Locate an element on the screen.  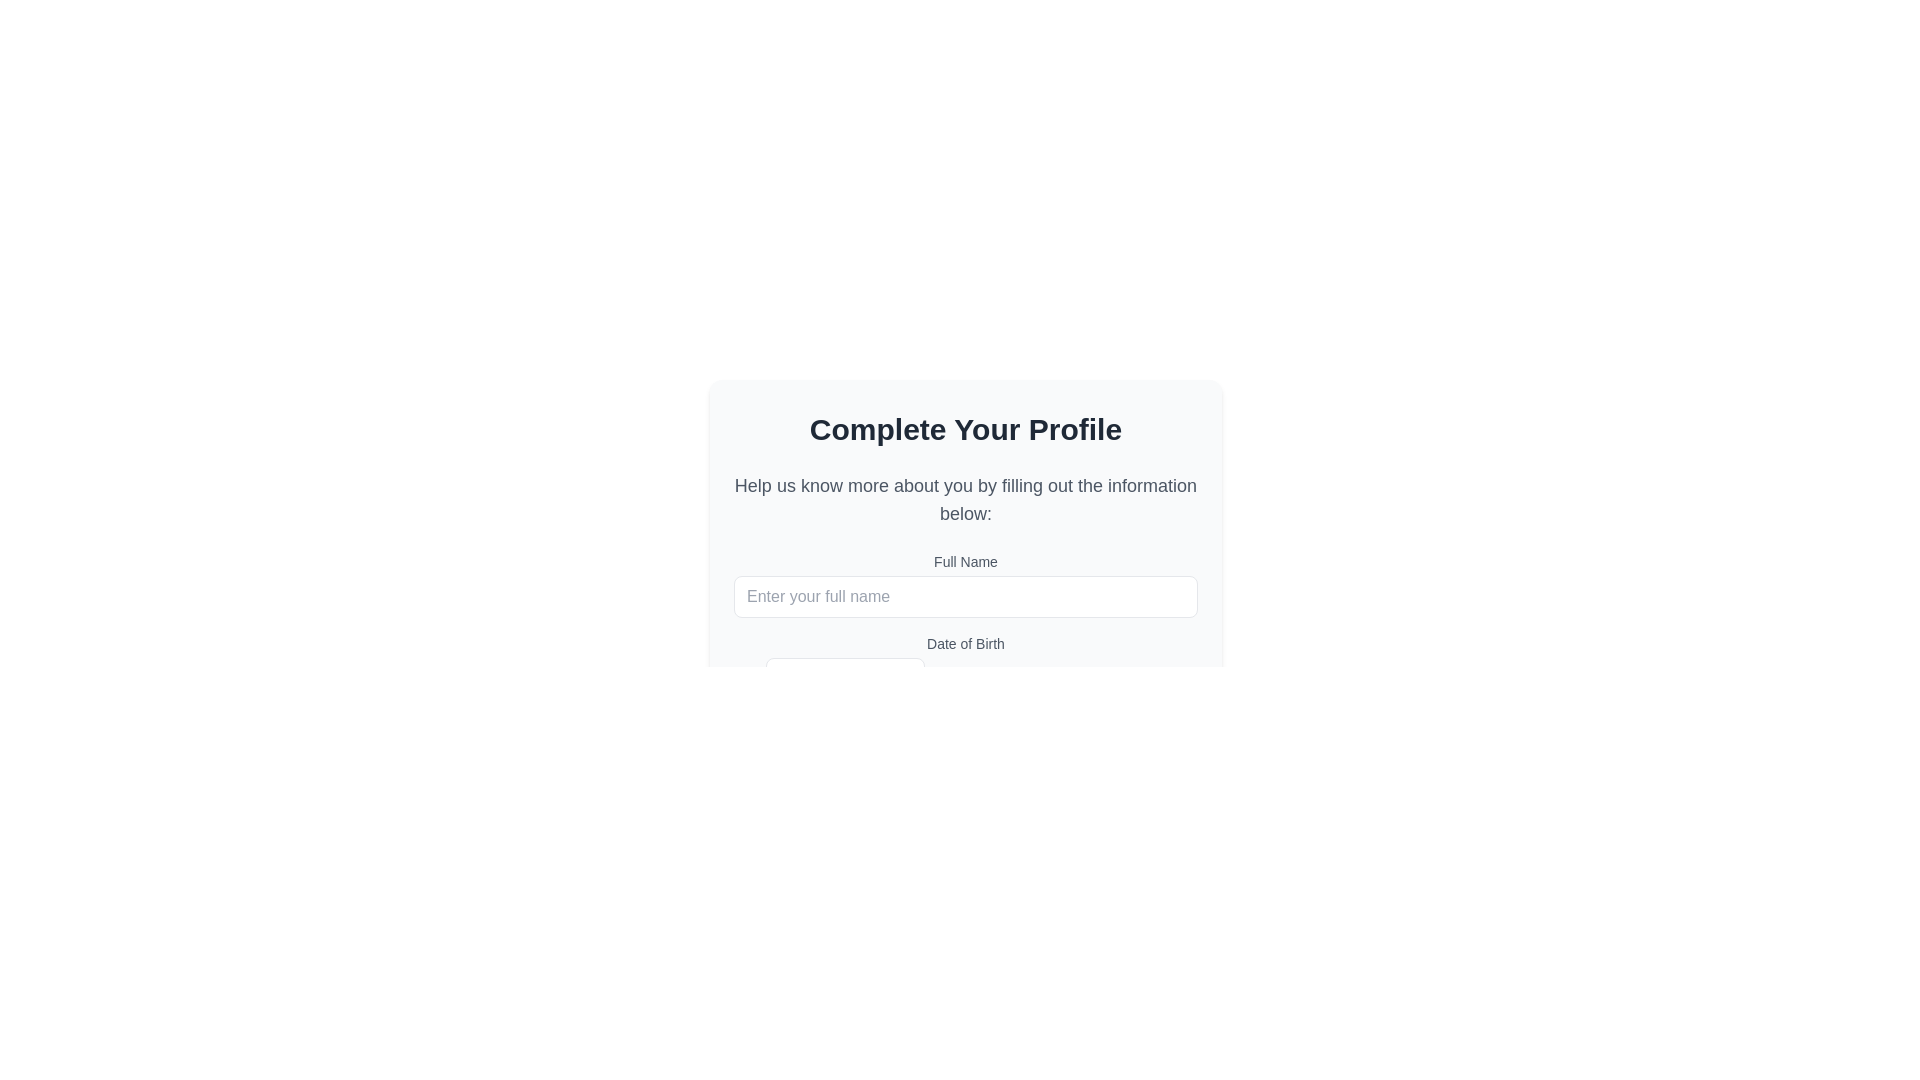
the Label that indicates the purpose of the date input field, positioned immediately above it is located at coordinates (965, 644).